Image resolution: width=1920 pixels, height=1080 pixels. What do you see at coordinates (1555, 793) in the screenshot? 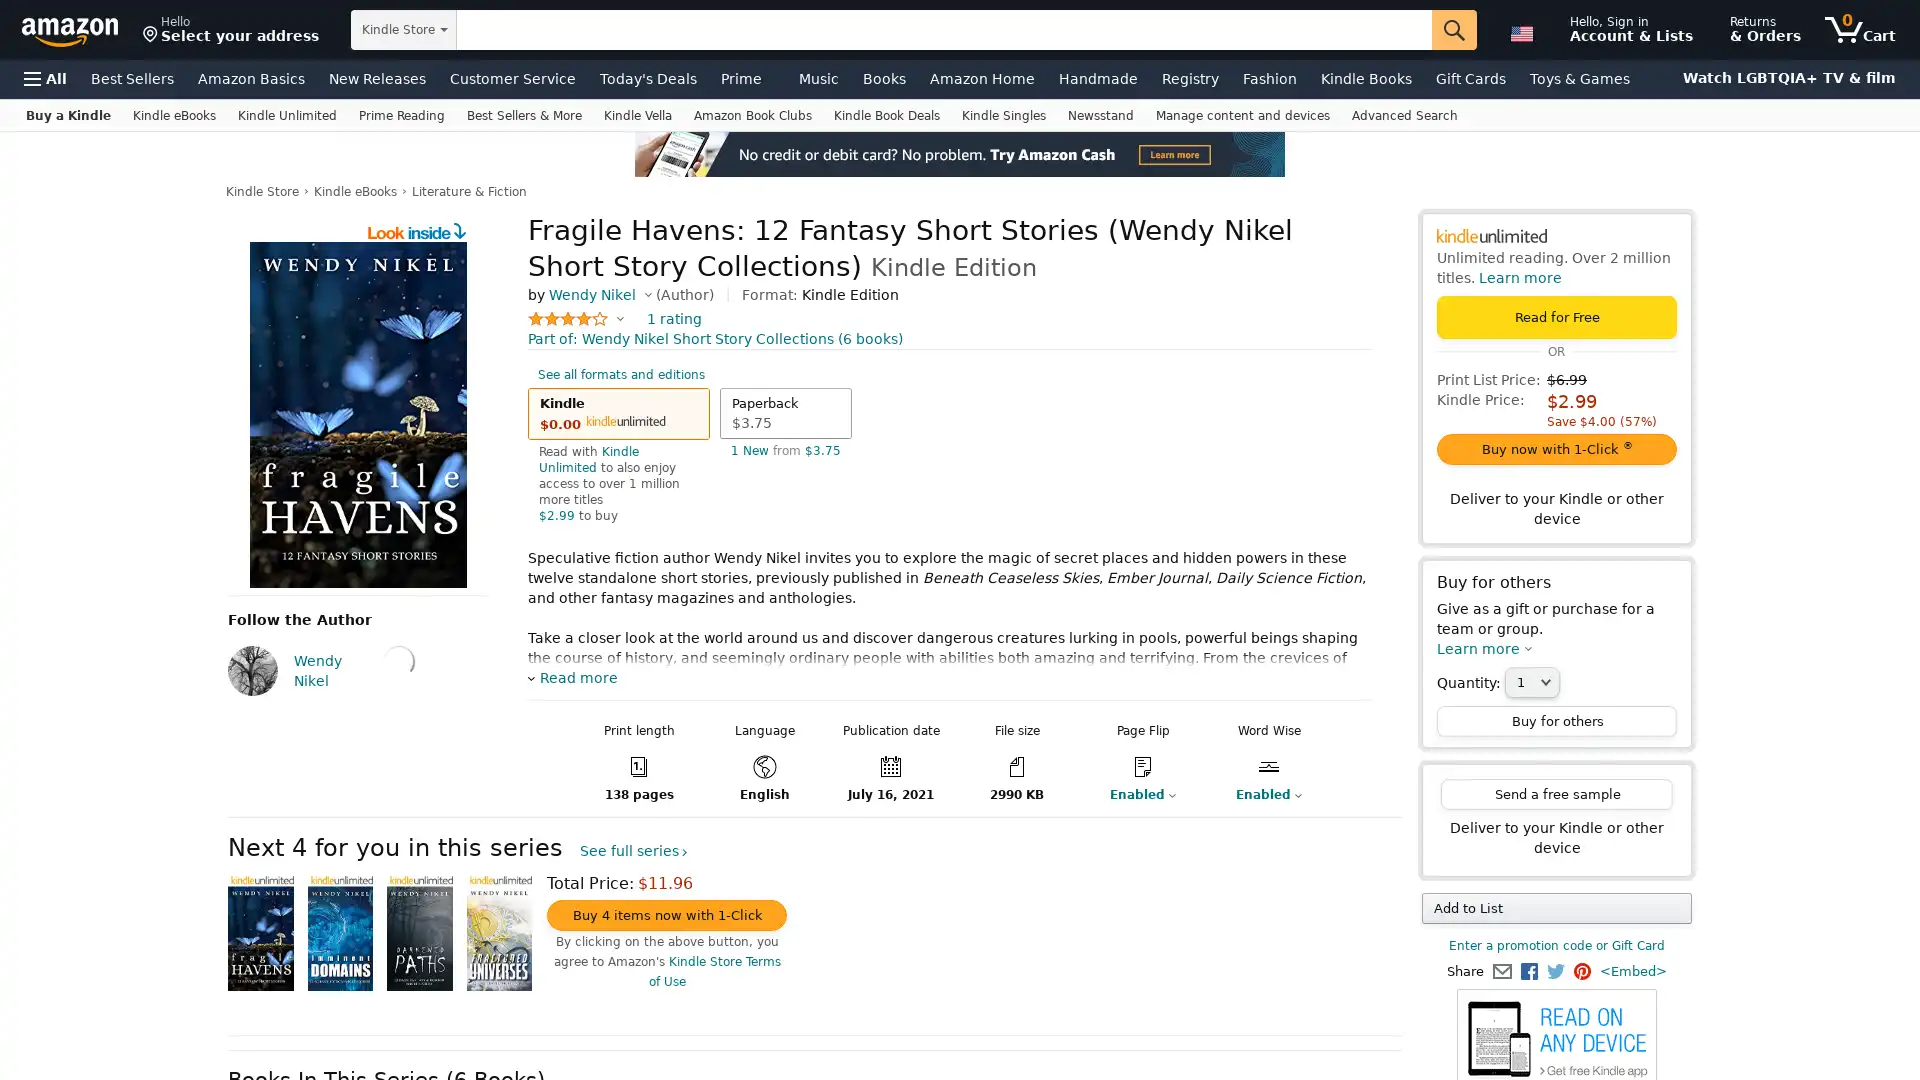
I see `Send a free sample` at bounding box center [1555, 793].